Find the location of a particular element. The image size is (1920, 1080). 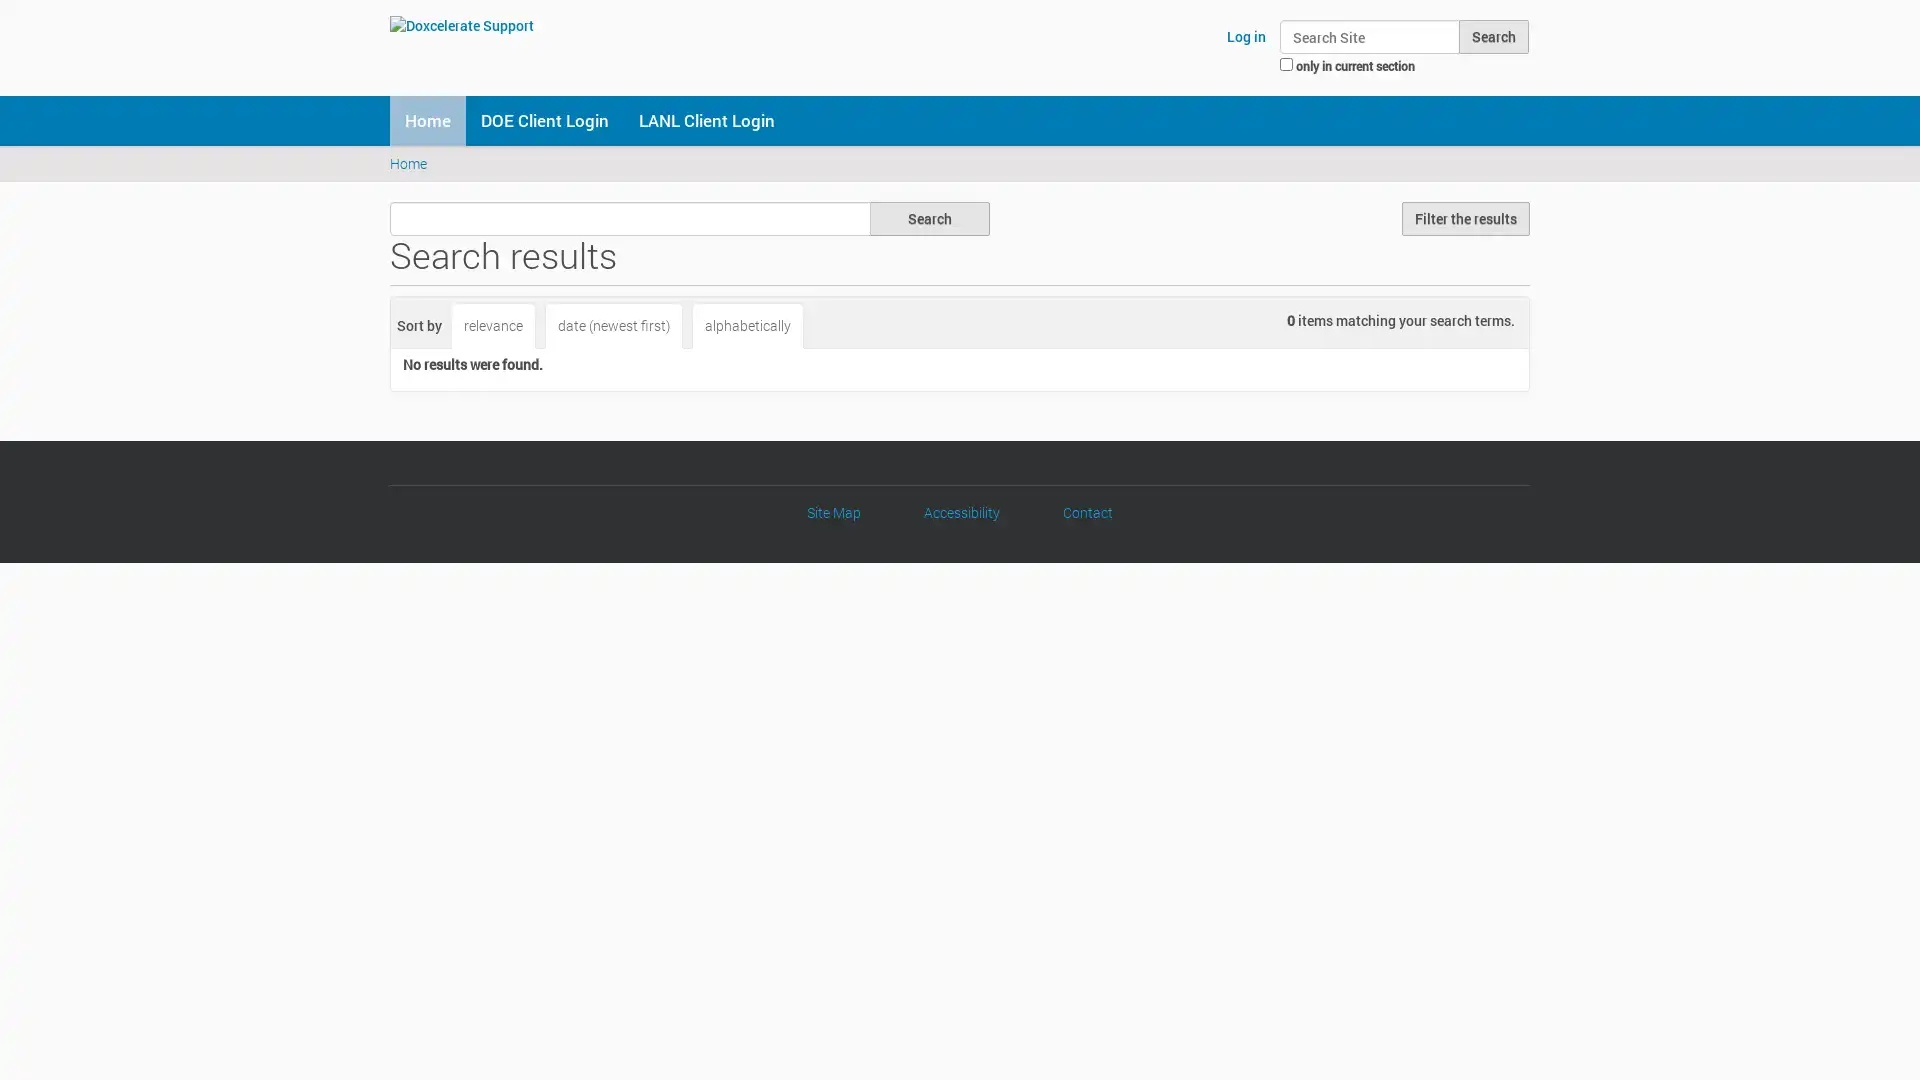

Filter the results is located at coordinates (1465, 219).